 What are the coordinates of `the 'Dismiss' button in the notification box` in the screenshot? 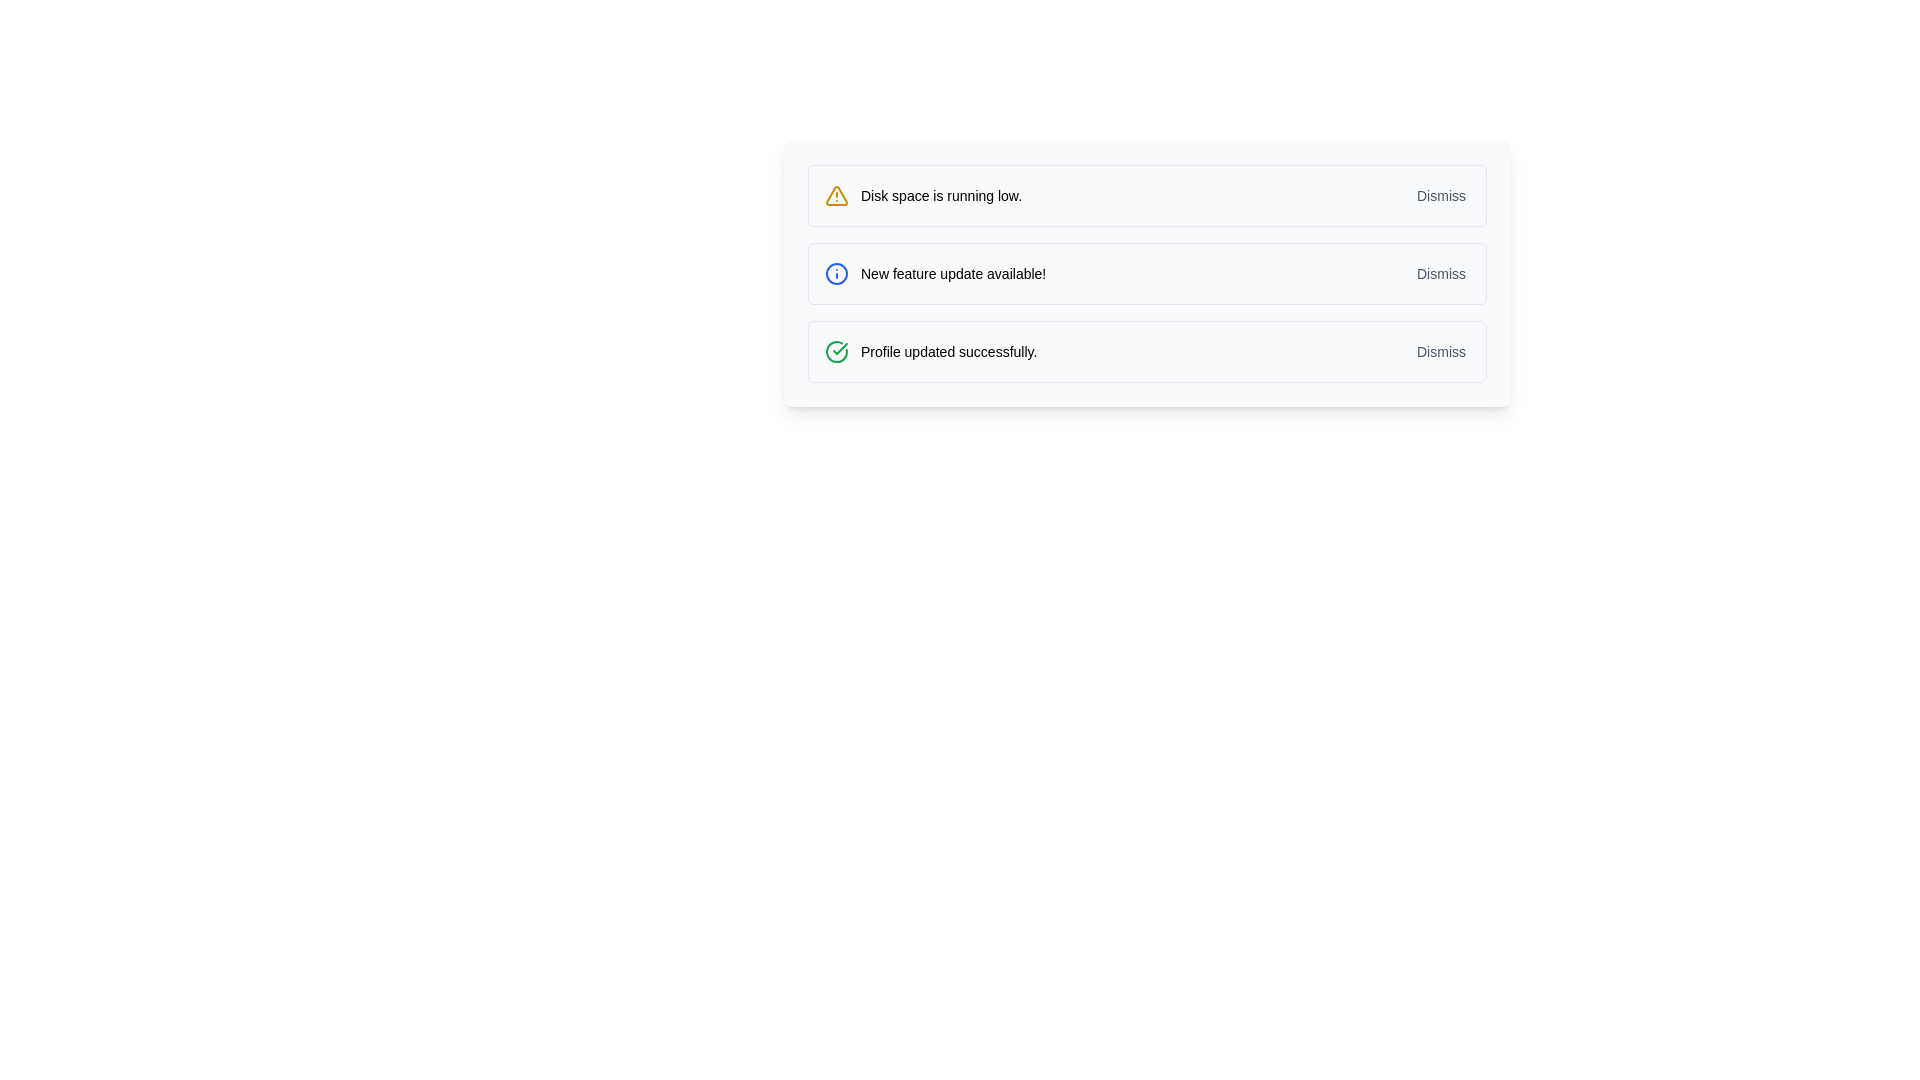 It's located at (1441, 196).